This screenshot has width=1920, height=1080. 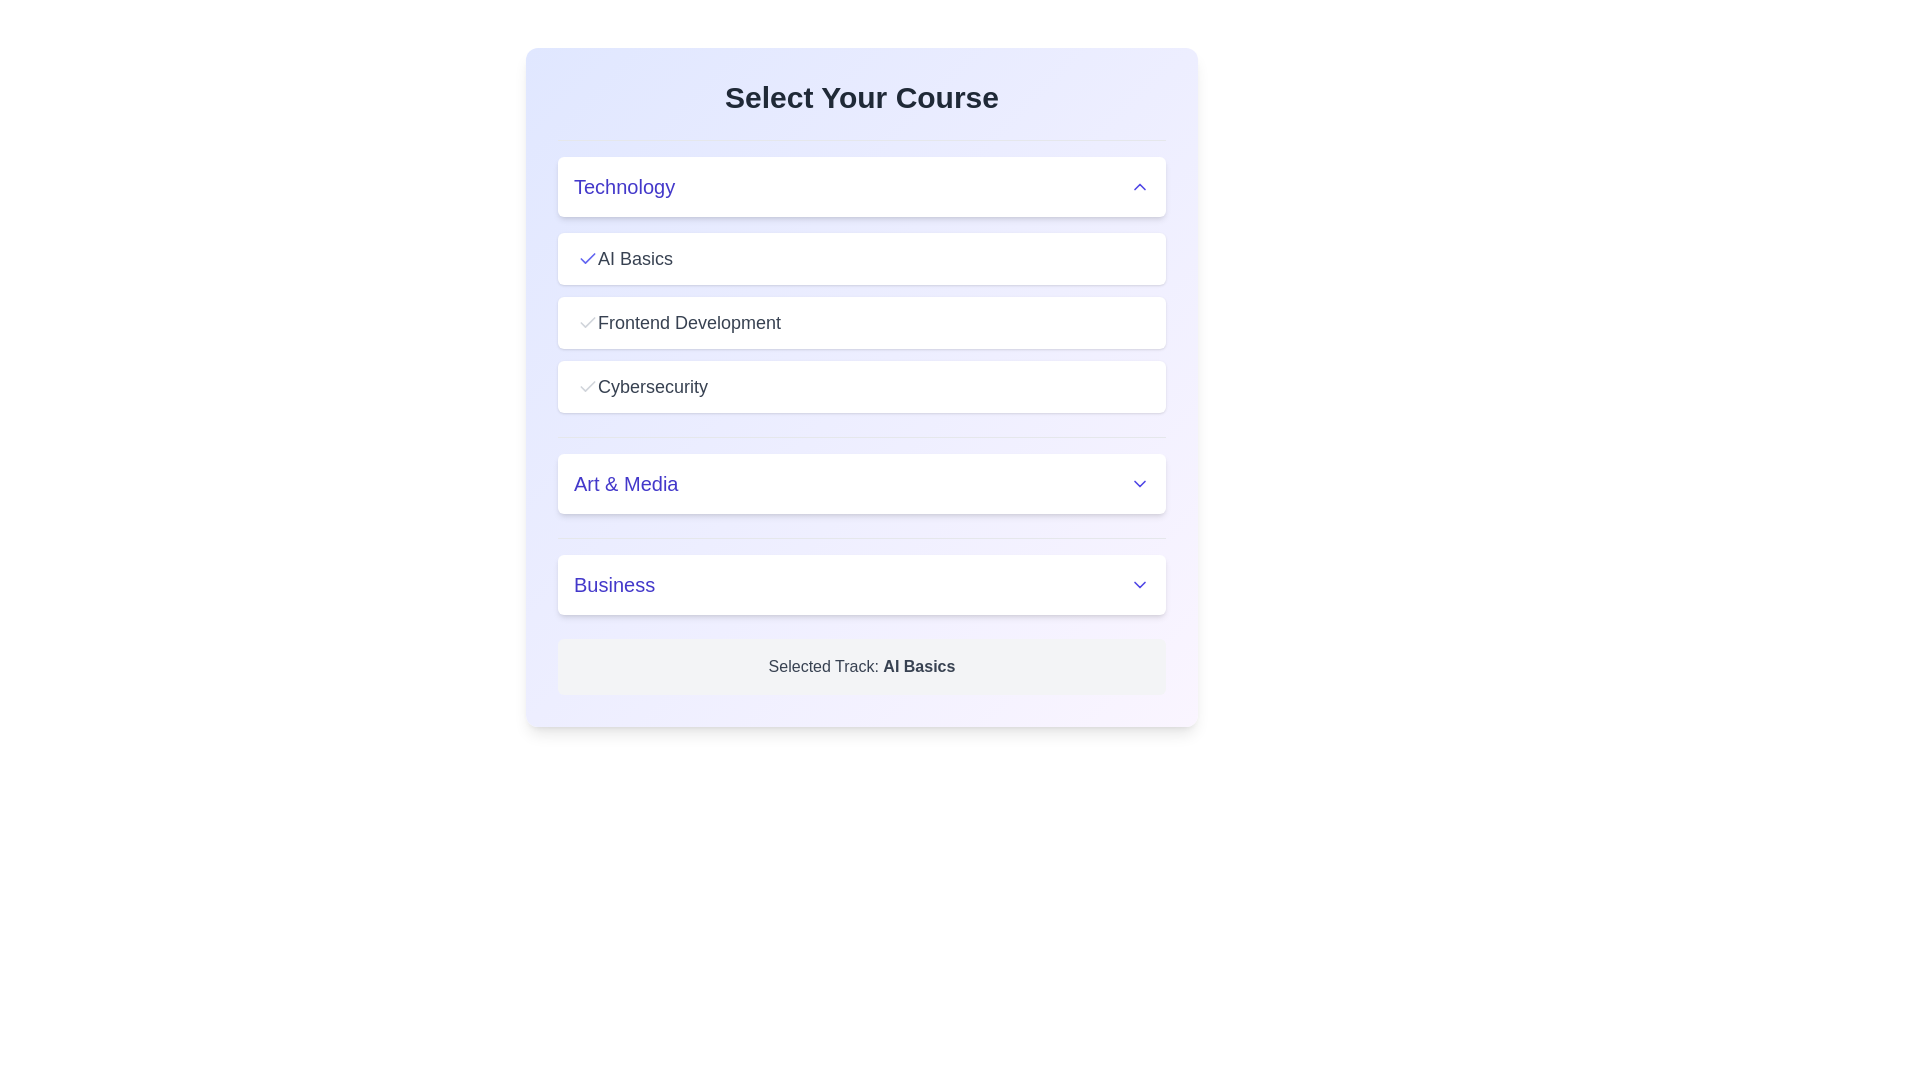 What do you see at coordinates (689, 322) in the screenshot?
I see `text label located in the second row of options under the 'Technology' section, which is horizontally aligned with a checkmark icon and has a white background with rounded corners` at bounding box center [689, 322].